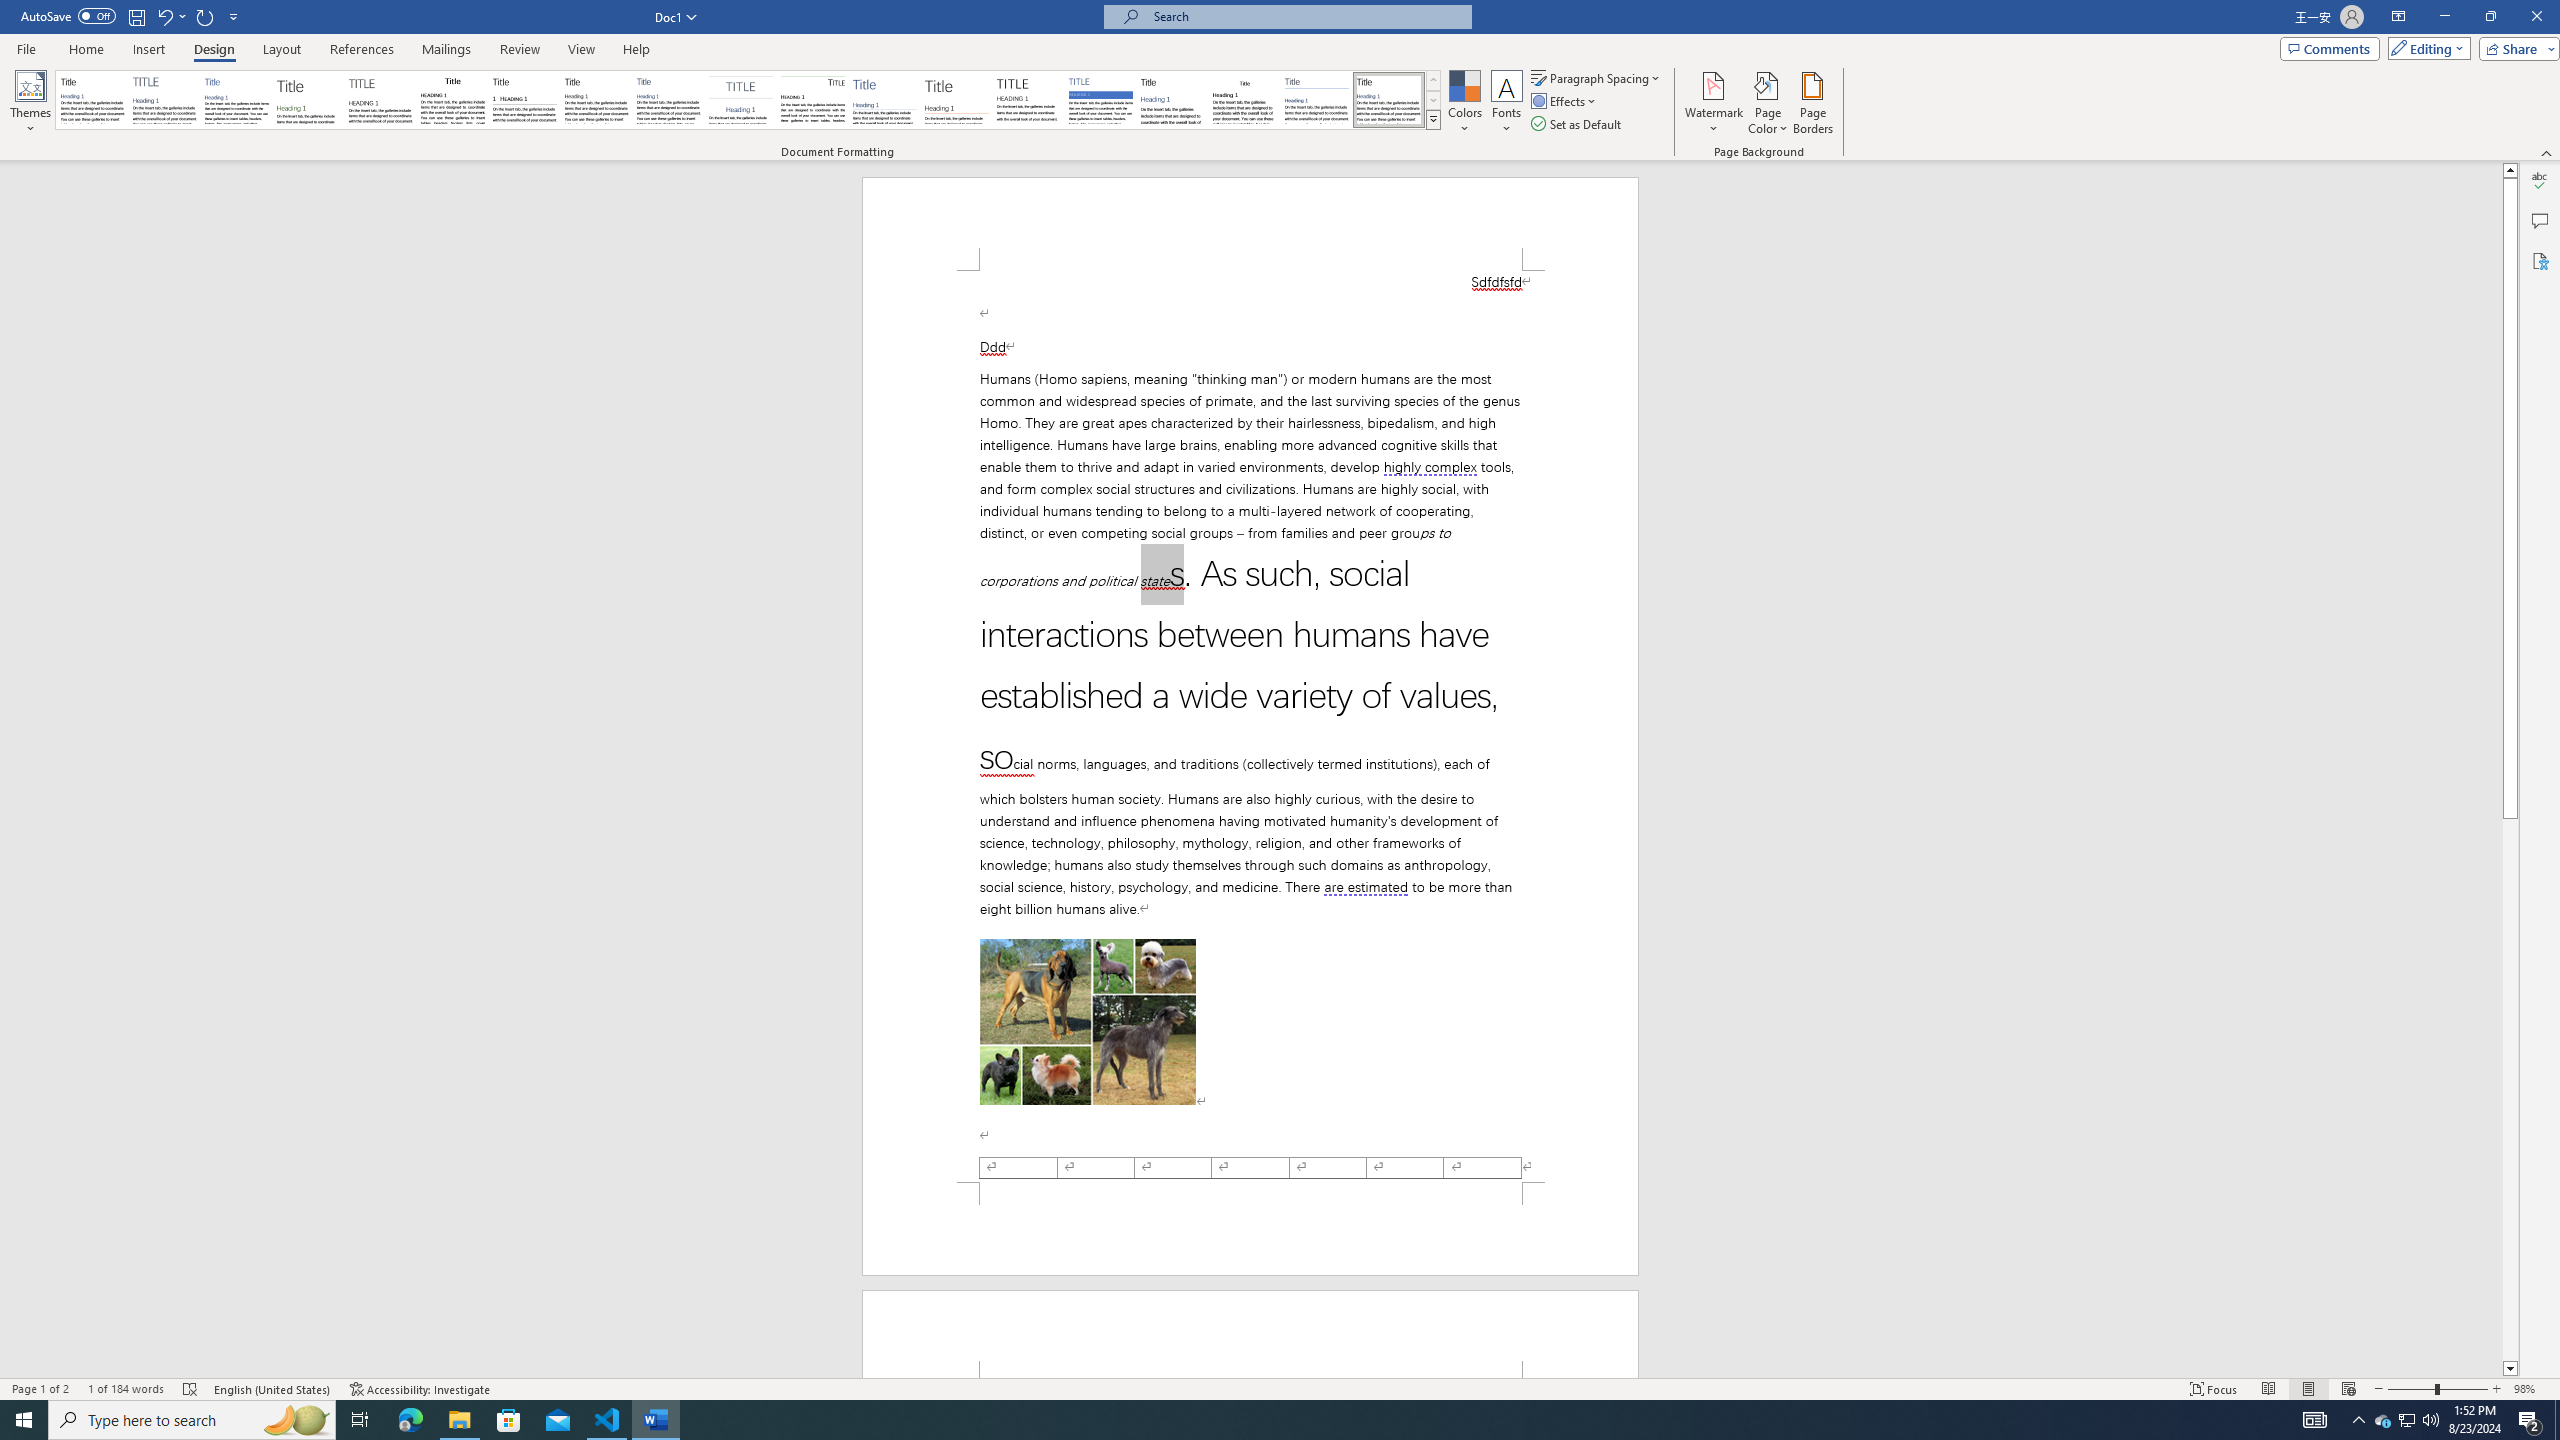 The width and height of the screenshot is (2560, 1440). Describe the element at coordinates (40, 1389) in the screenshot. I see `'Page Number Page 1 of 2'` at that location.